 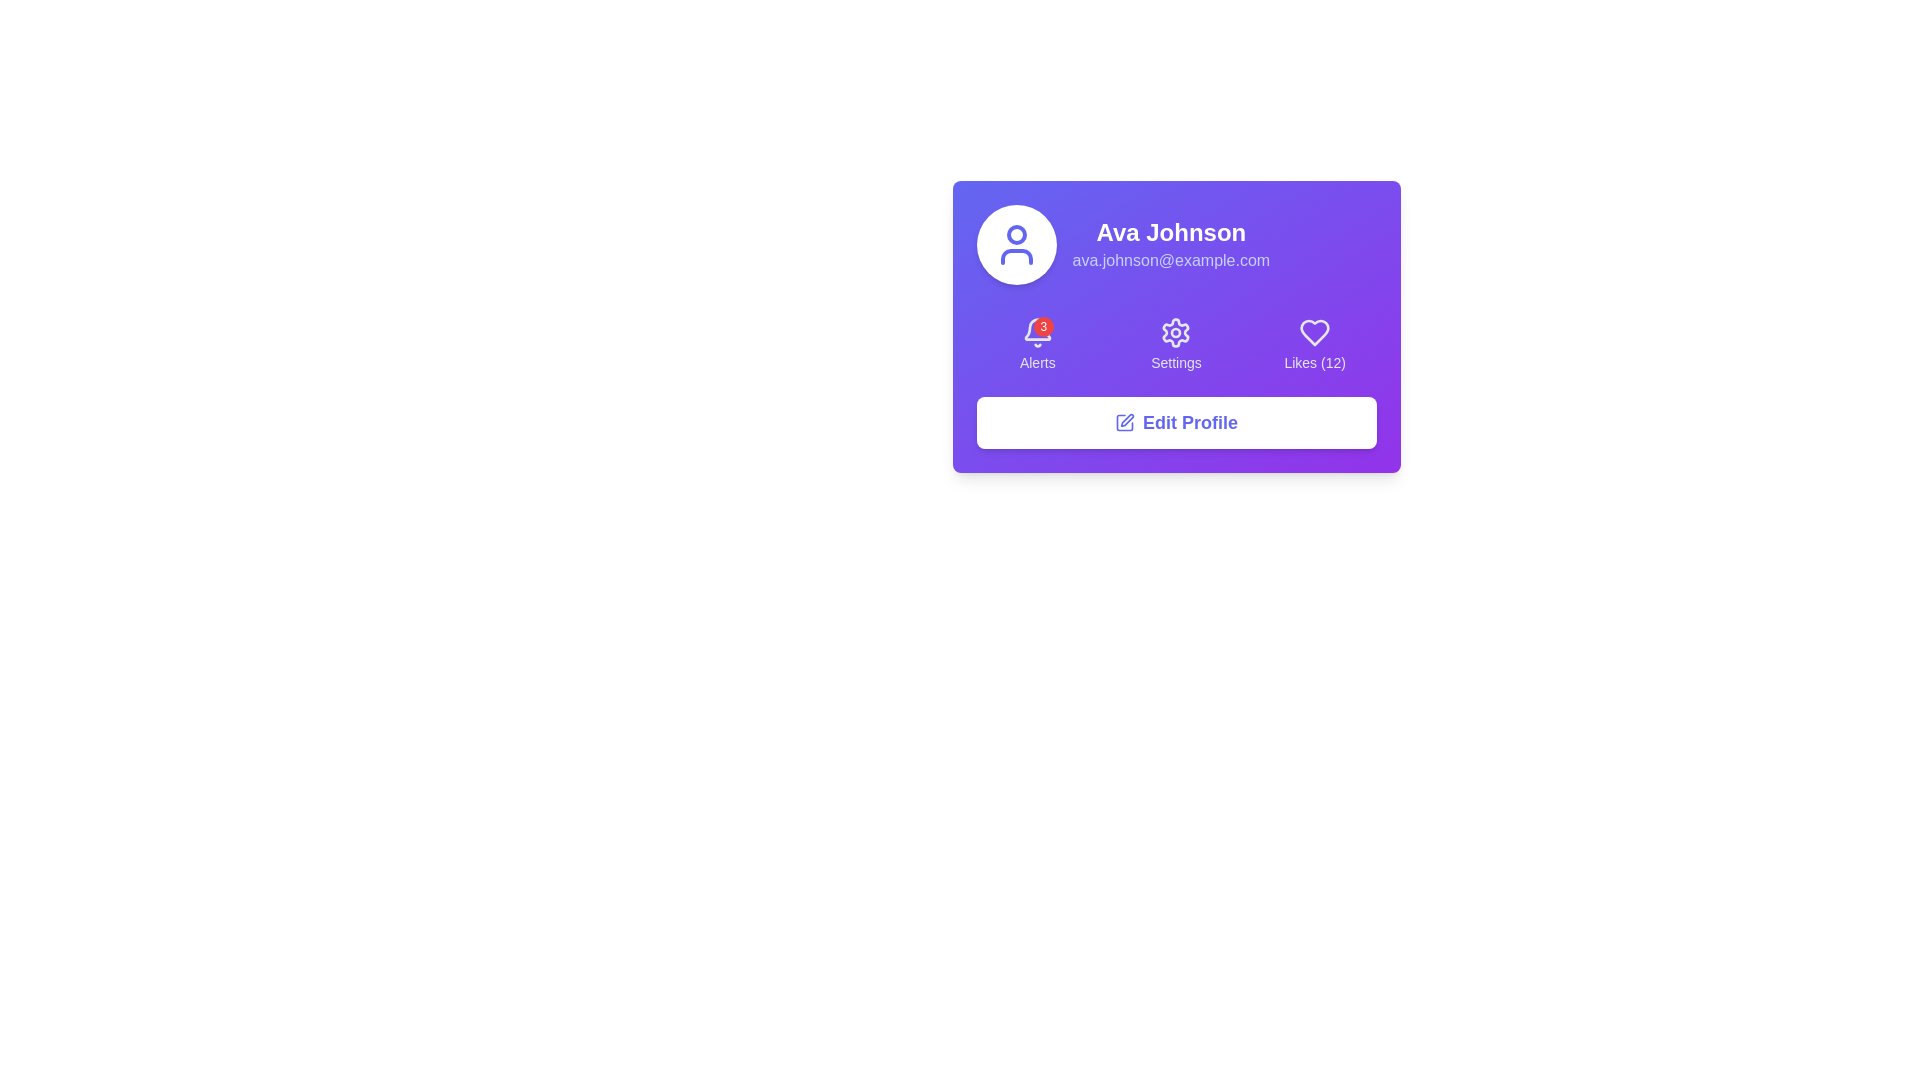 I want to click on the stylized pen icon located within the 'Edit Profile' button at the center of the profile widget, so click(x=1127, y=419).